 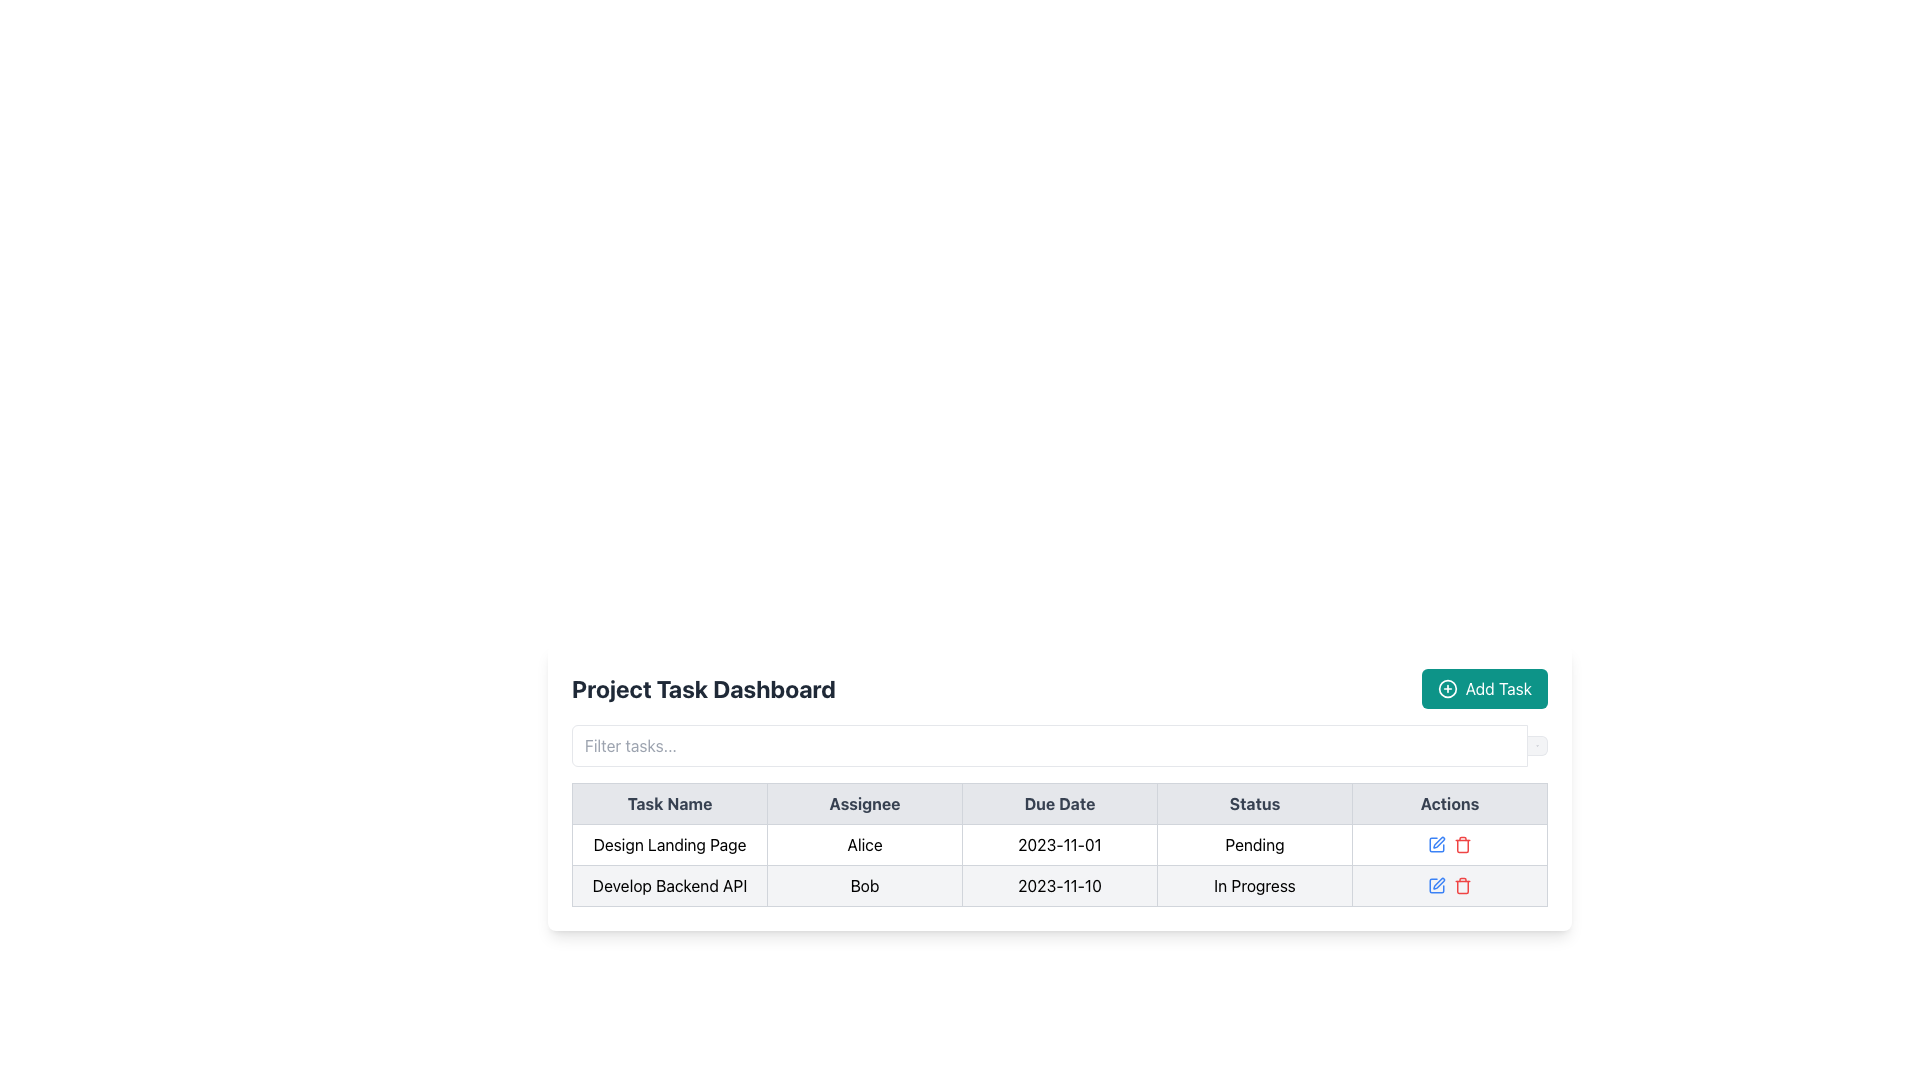 What do you see at coordinates (864, 885) in the screenshot?
I see `text content of the Table Cell displaying the assignee for the 'Develop Backend API' task, which is located in the second cell of the second row in the project task table` at bounding box center [864, 885].